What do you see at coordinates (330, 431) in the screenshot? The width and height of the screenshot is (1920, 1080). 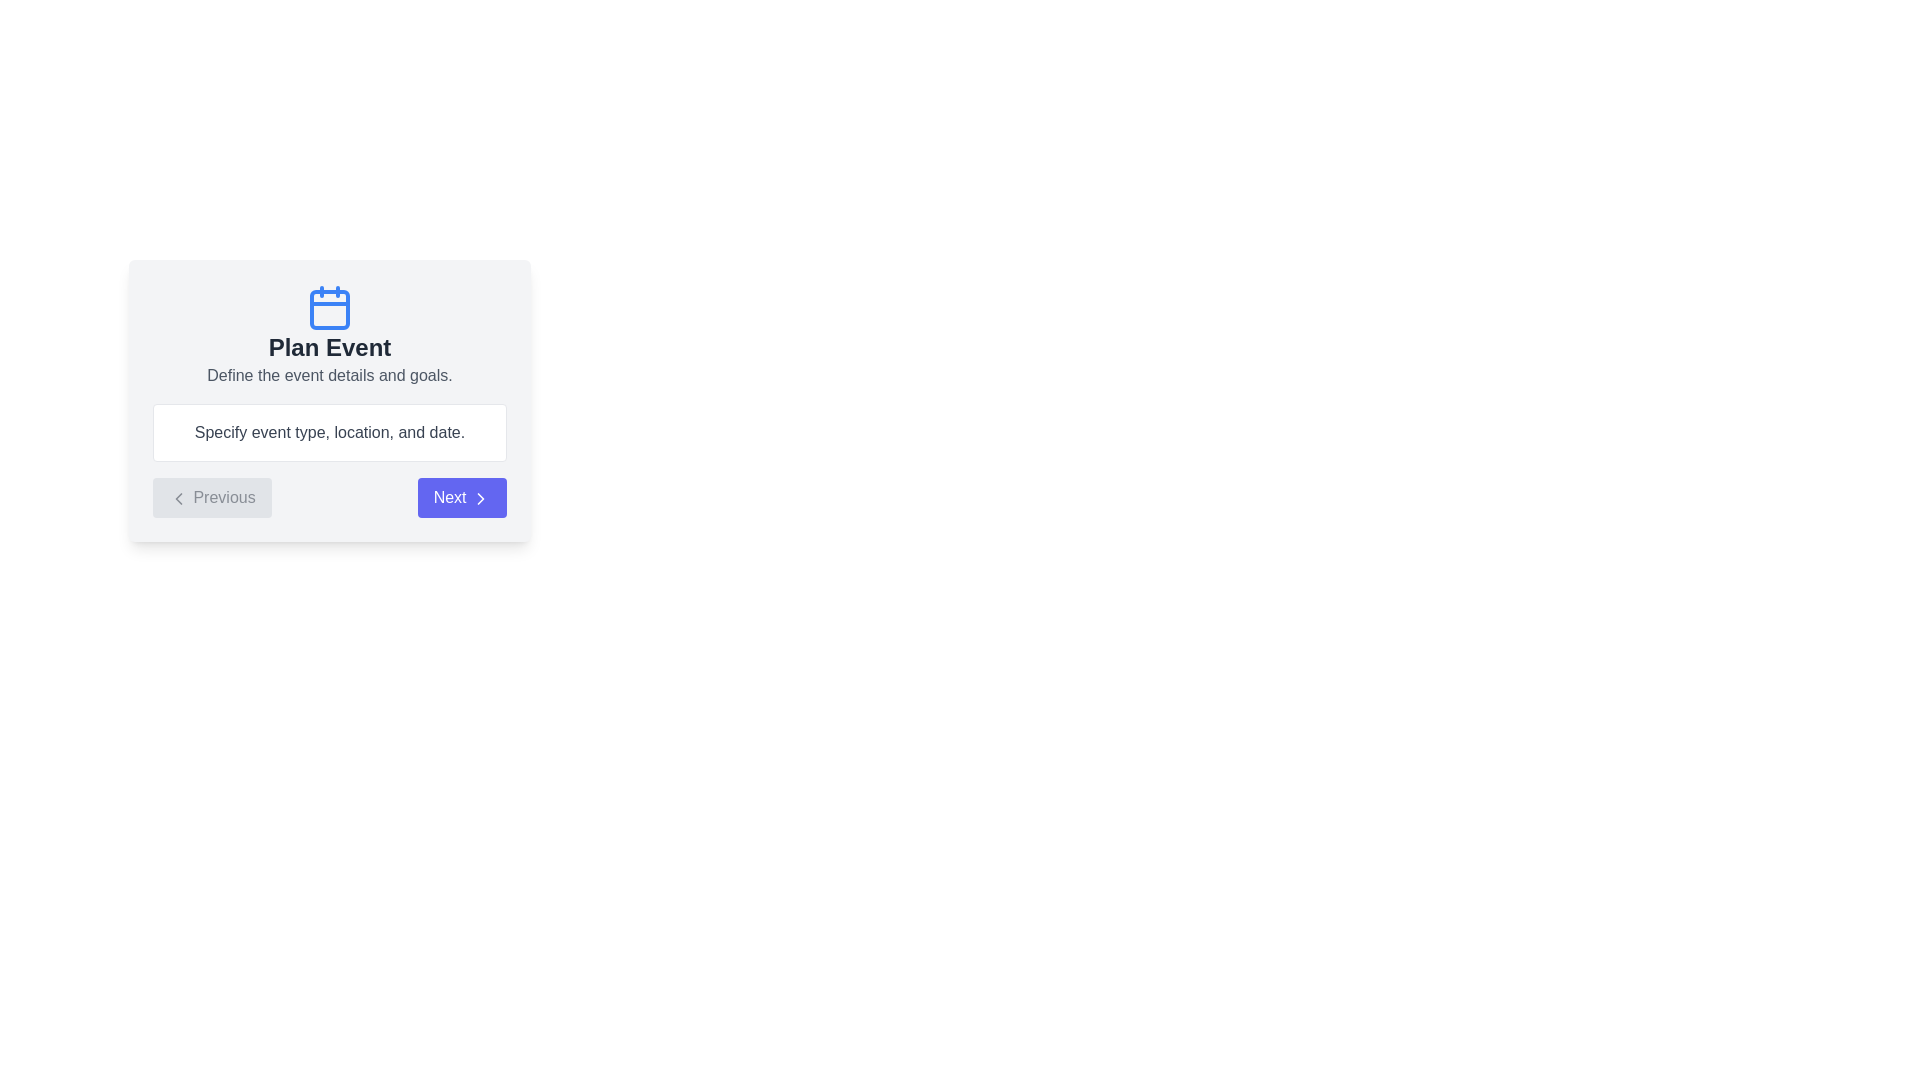 I see `the text box containing the detailed content to focus on it` at bounding box center [330, 431].